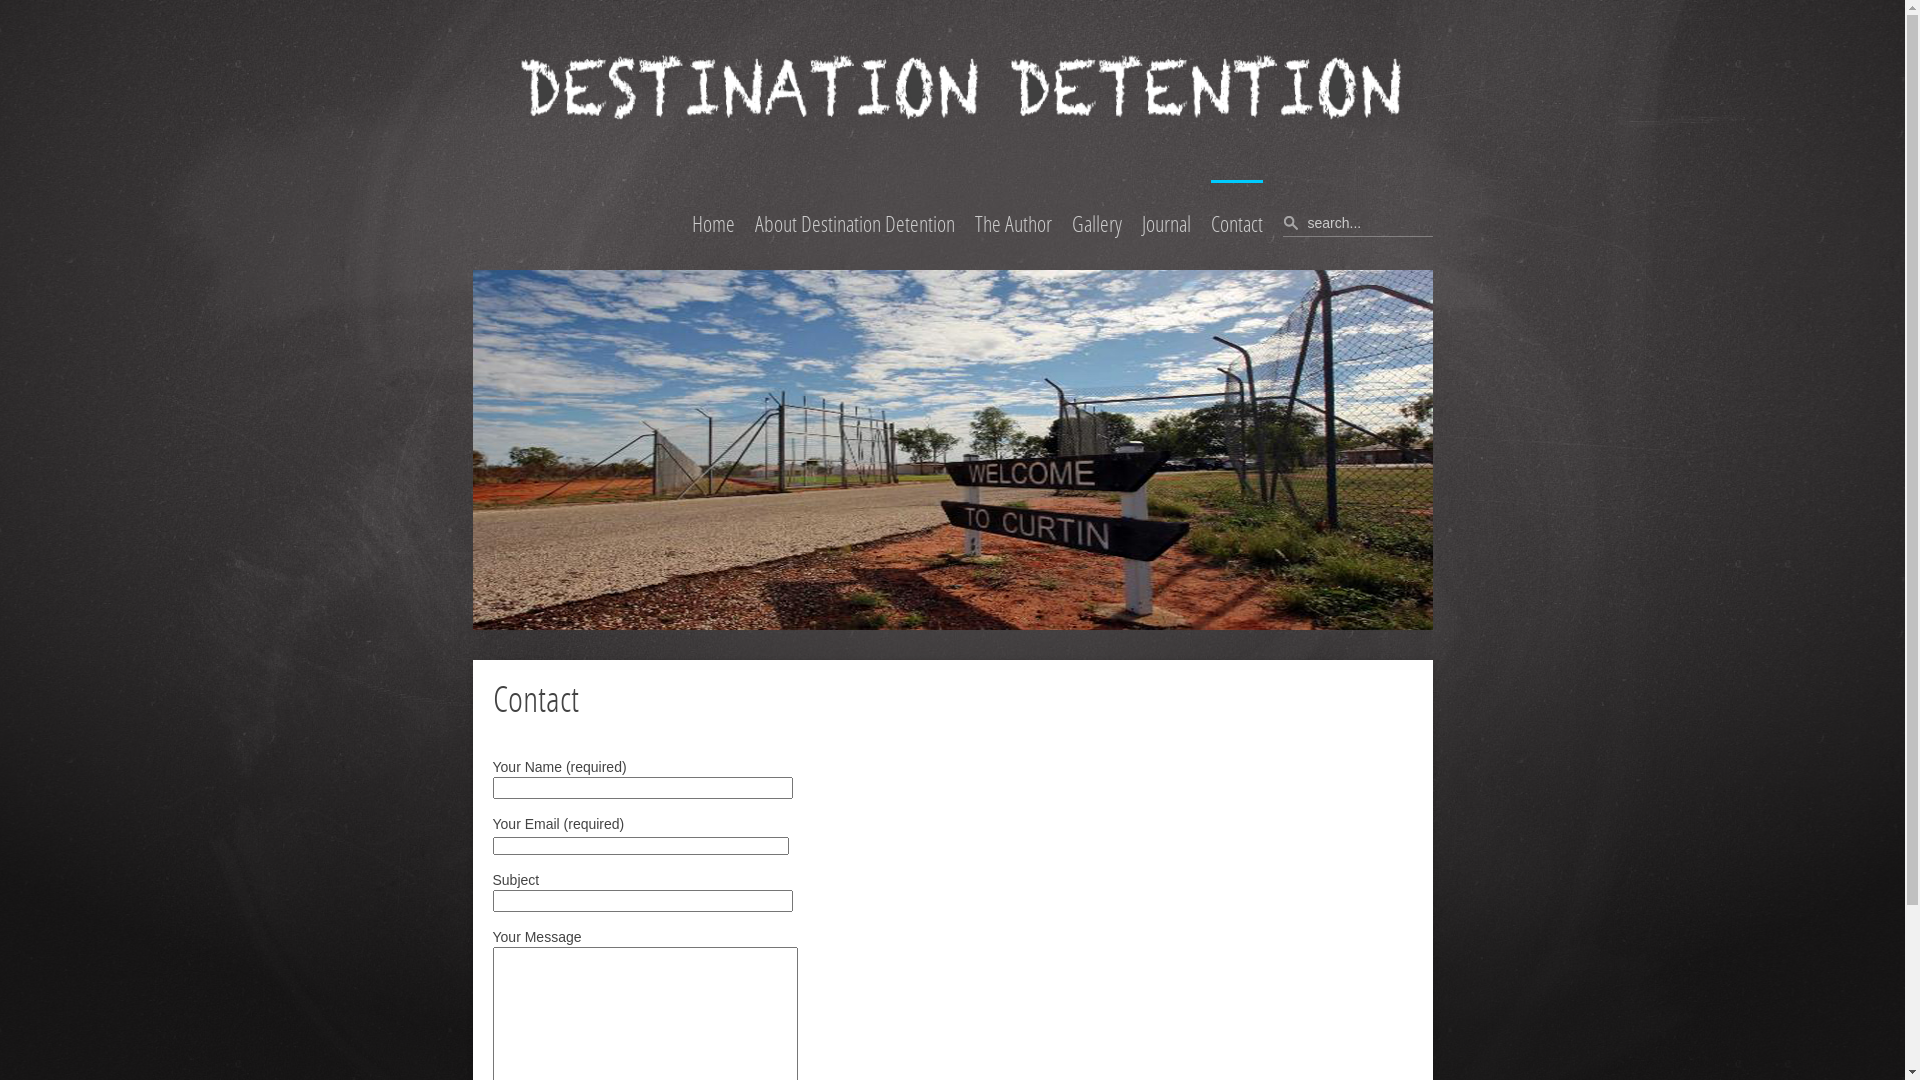  I want to click on 'Contact', so click(1235, 224).